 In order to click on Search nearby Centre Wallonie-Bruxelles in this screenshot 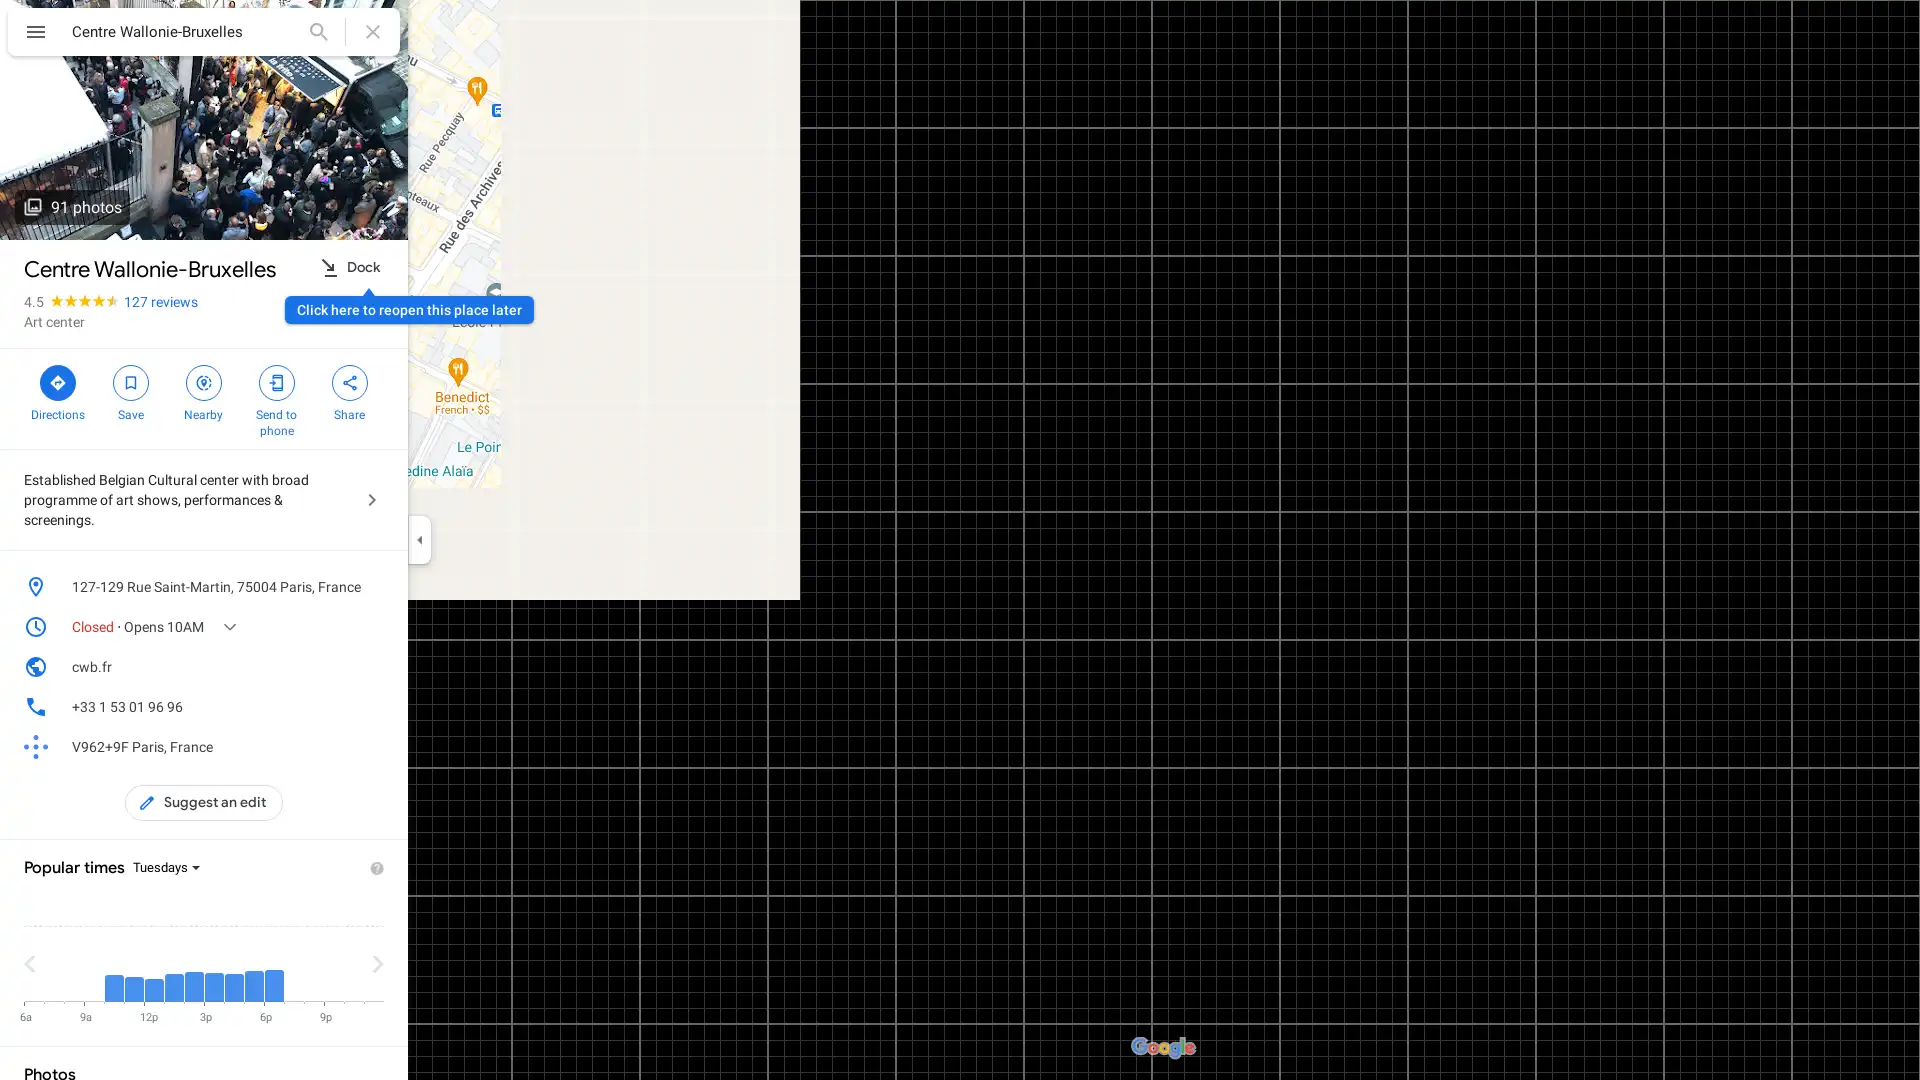, I will do `click(203, 390)`.